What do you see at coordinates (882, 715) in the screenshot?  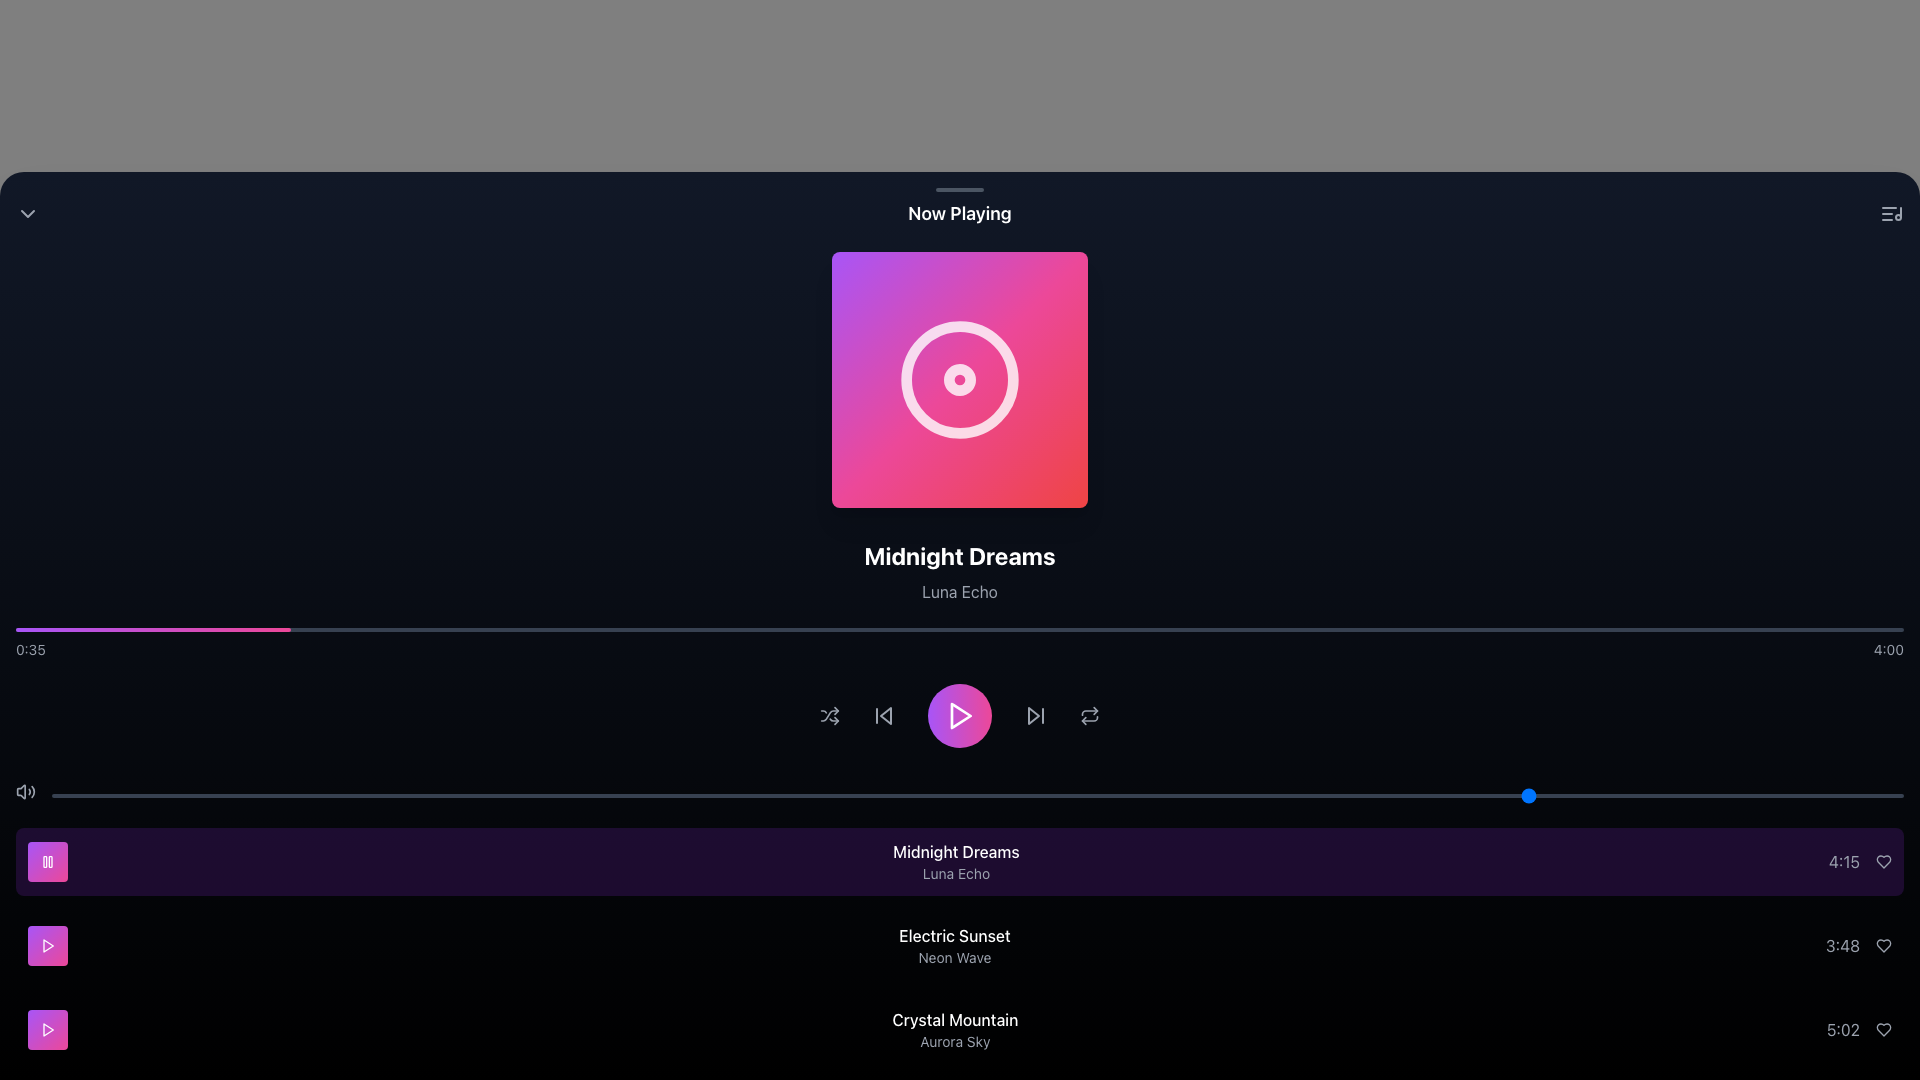 I see `the small gray backward skip button located just to the left of the central play button in the media control interface` at bounding box center [882, 715].